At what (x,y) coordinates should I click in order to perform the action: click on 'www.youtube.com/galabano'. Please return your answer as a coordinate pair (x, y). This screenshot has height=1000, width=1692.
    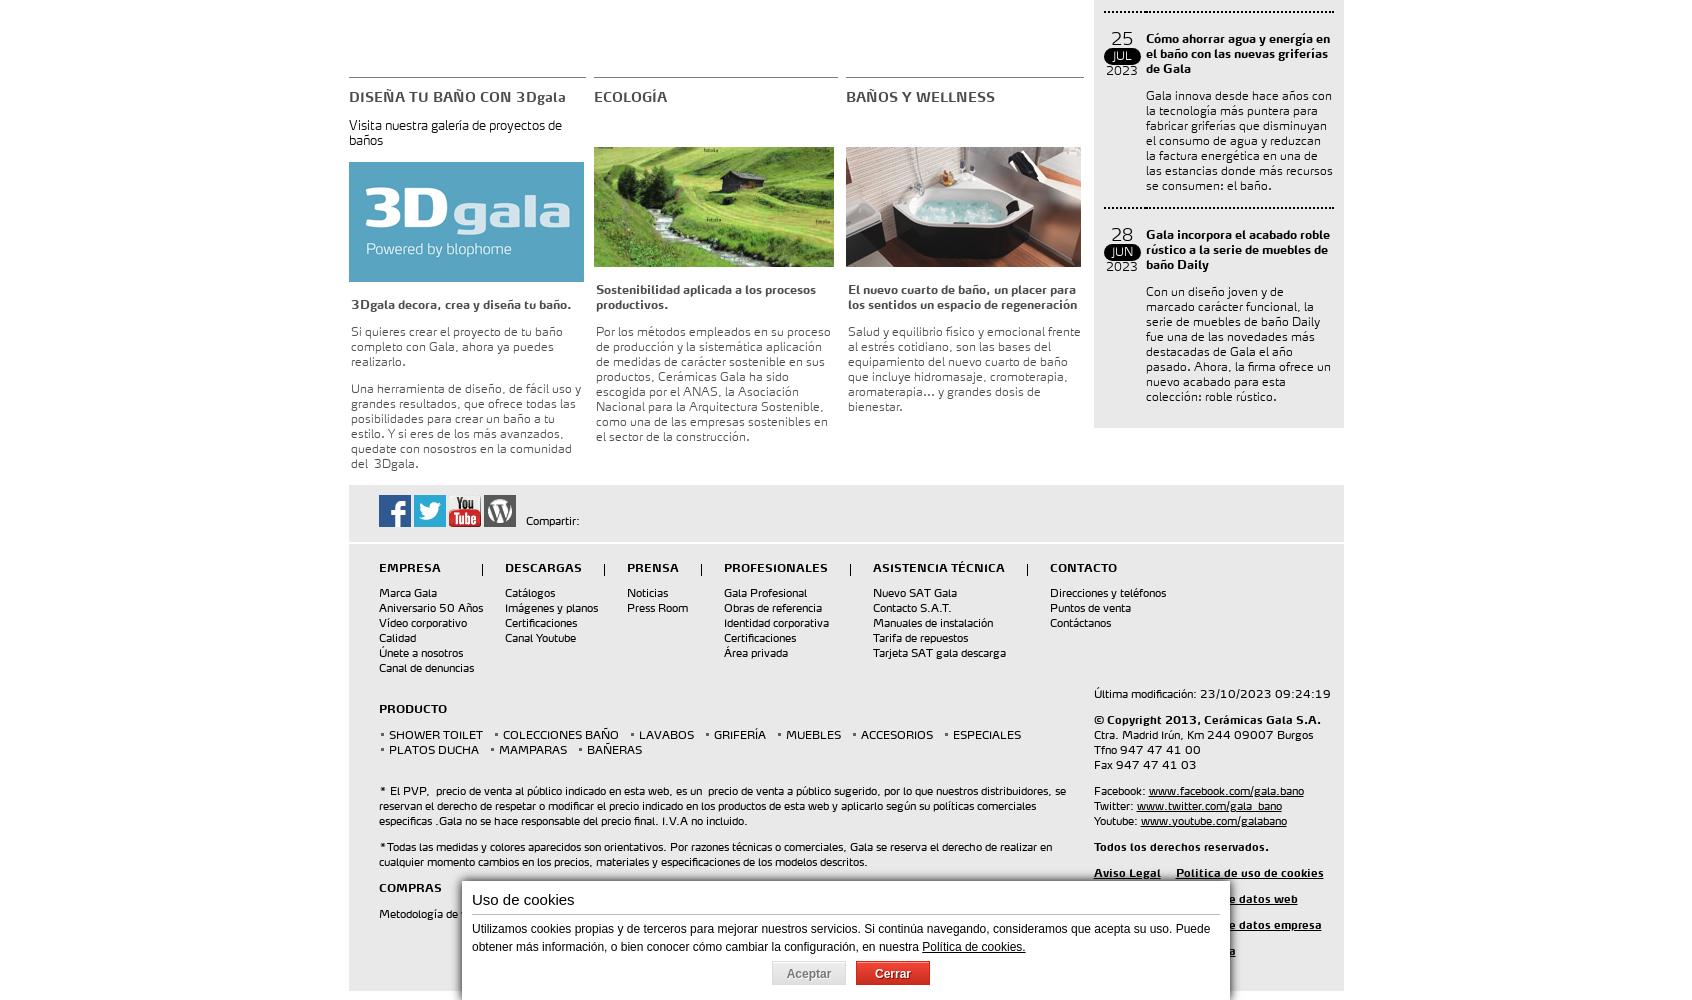
    Looking at the image, I should click on (1212, 820).